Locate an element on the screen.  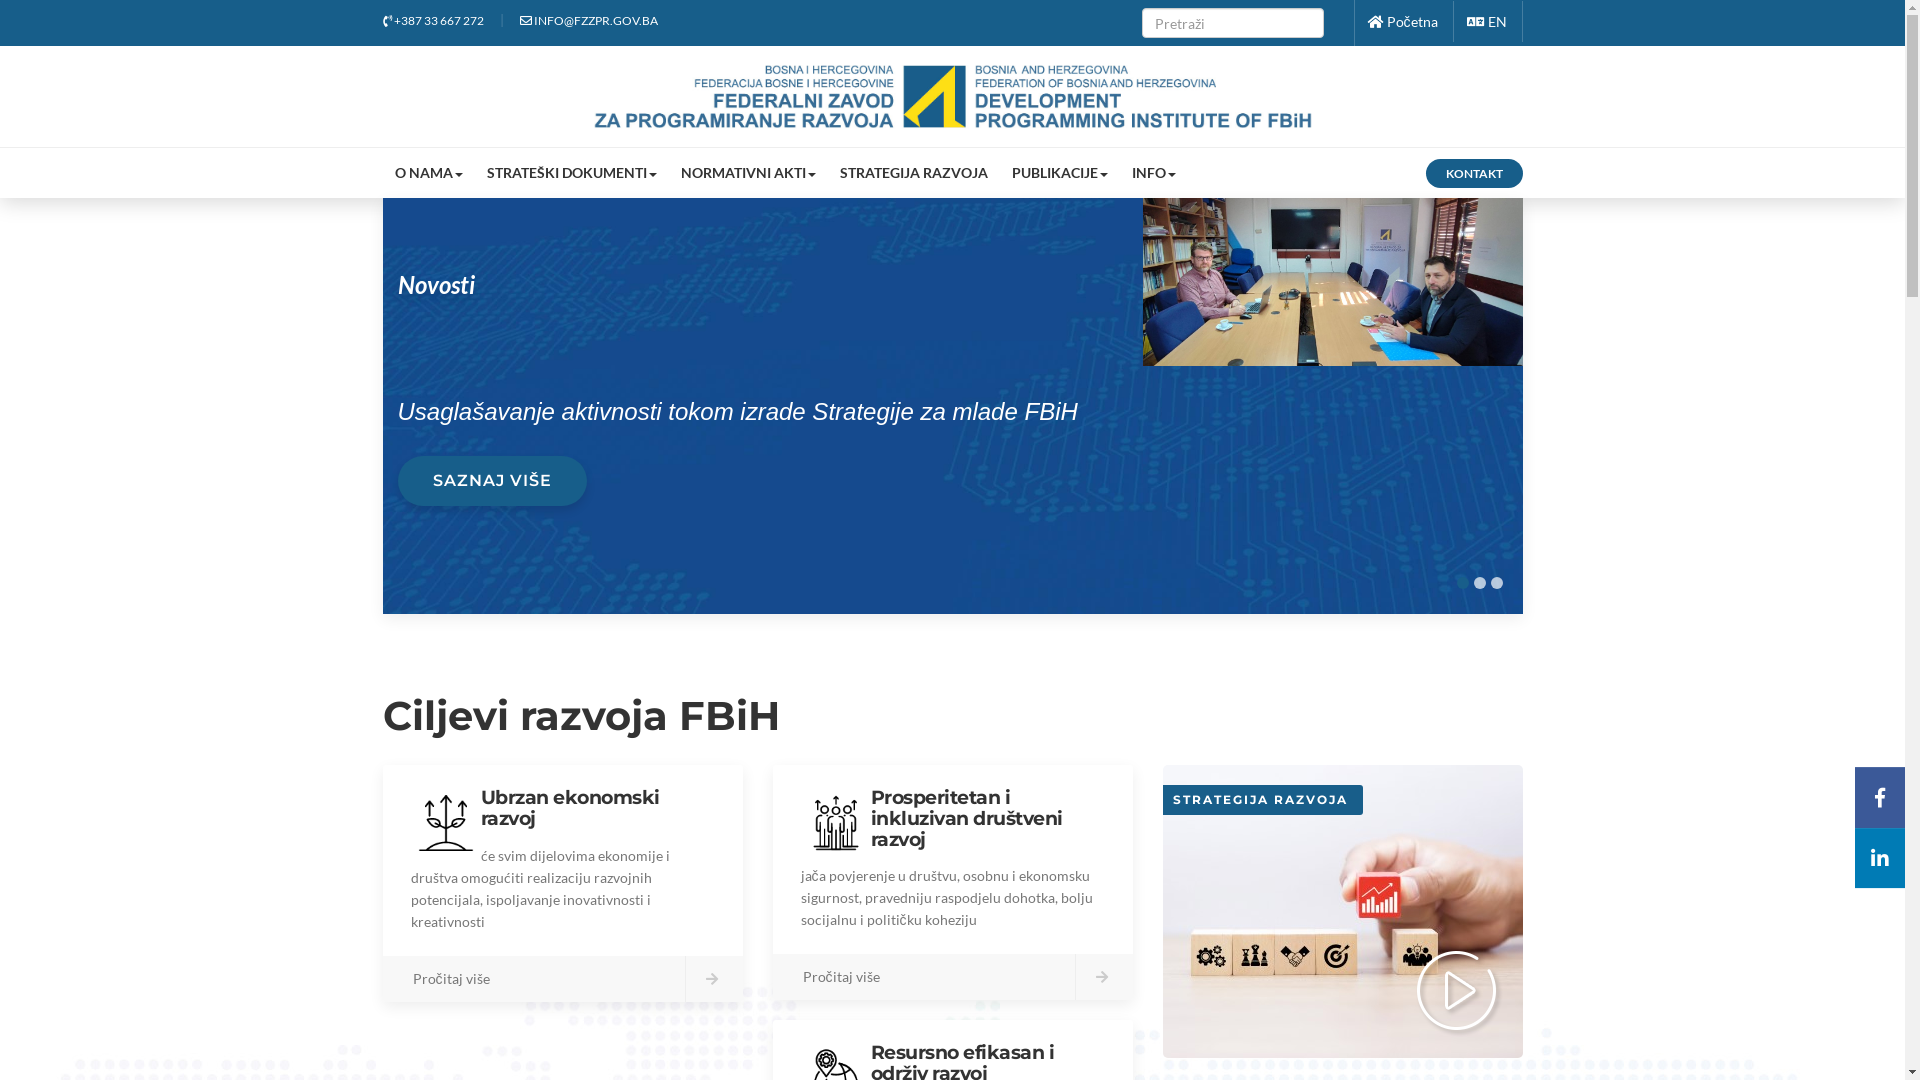
'NORMATIVNI AKTI' is located at coordinates (667, 172).